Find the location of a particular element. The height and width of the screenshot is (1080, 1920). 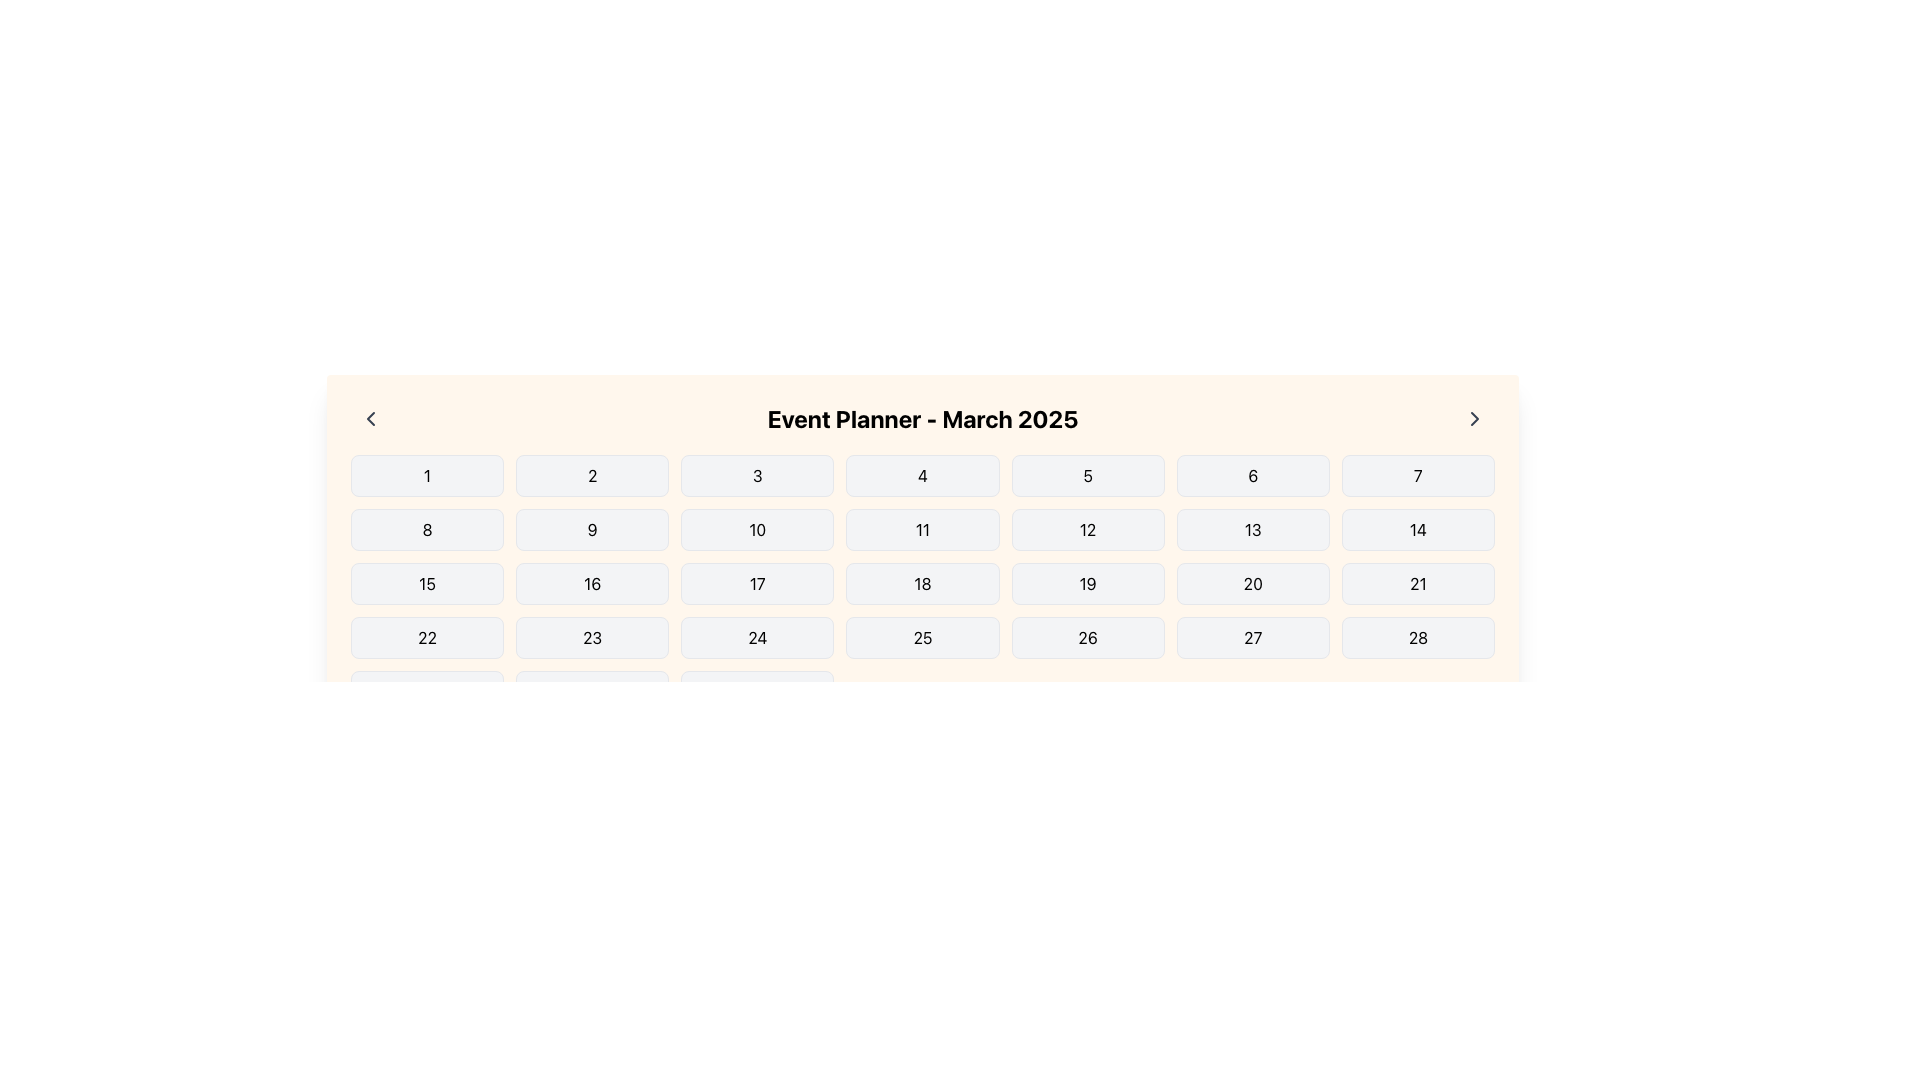

the rounded rectangular button with a light gray background containing the number '7', located in the top row of the grid structure is located at coordinates (1417, 475).